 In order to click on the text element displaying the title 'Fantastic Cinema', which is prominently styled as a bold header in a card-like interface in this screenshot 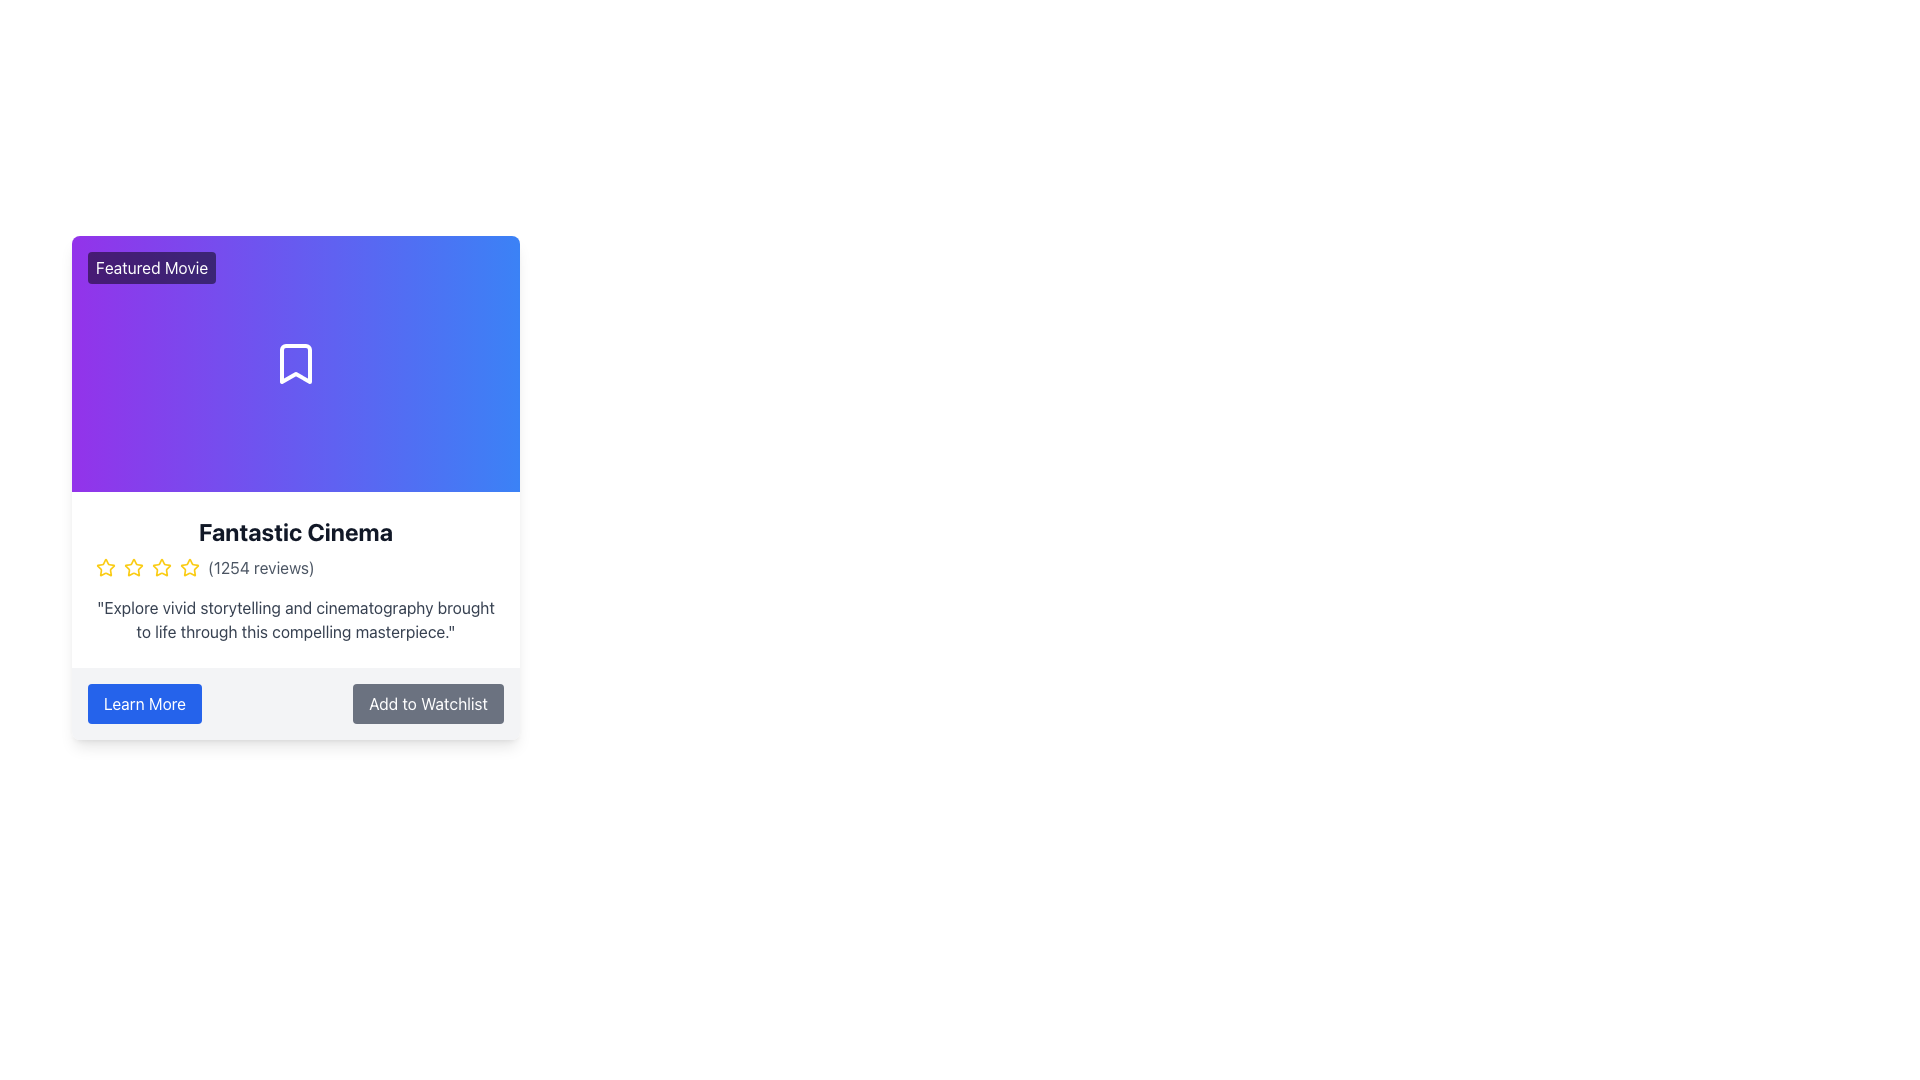, I will do `click(295, 531)`.